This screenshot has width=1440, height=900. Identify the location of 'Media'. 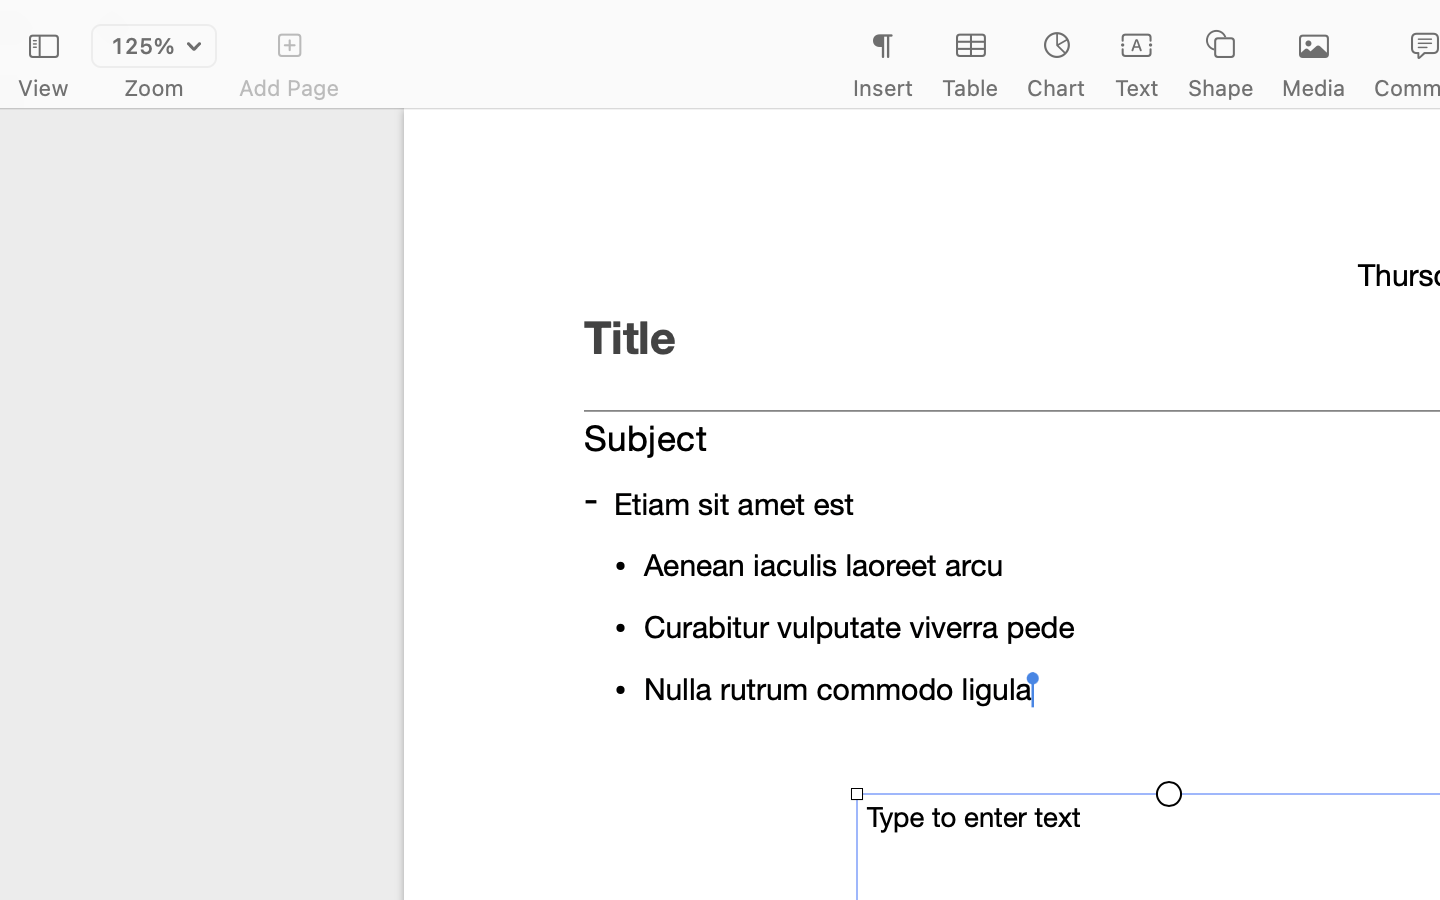
(1314, 87).